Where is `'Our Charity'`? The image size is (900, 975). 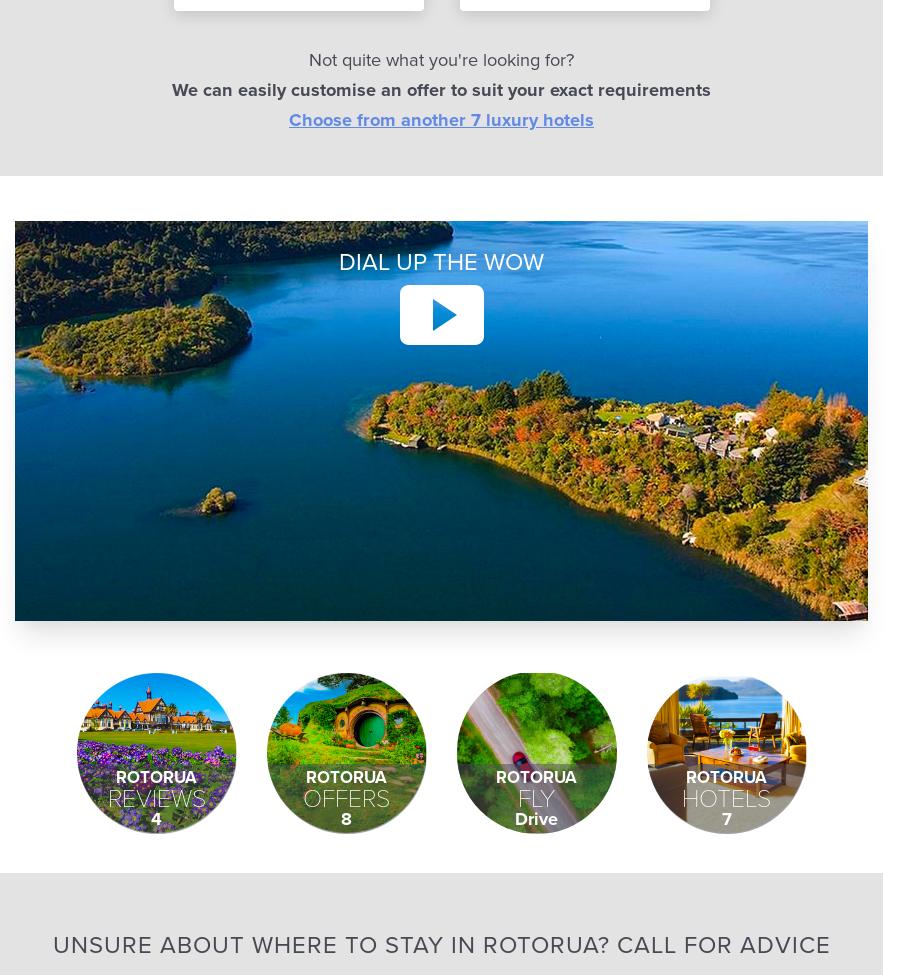 'Our Charity' is located at coordinates (570, 90).